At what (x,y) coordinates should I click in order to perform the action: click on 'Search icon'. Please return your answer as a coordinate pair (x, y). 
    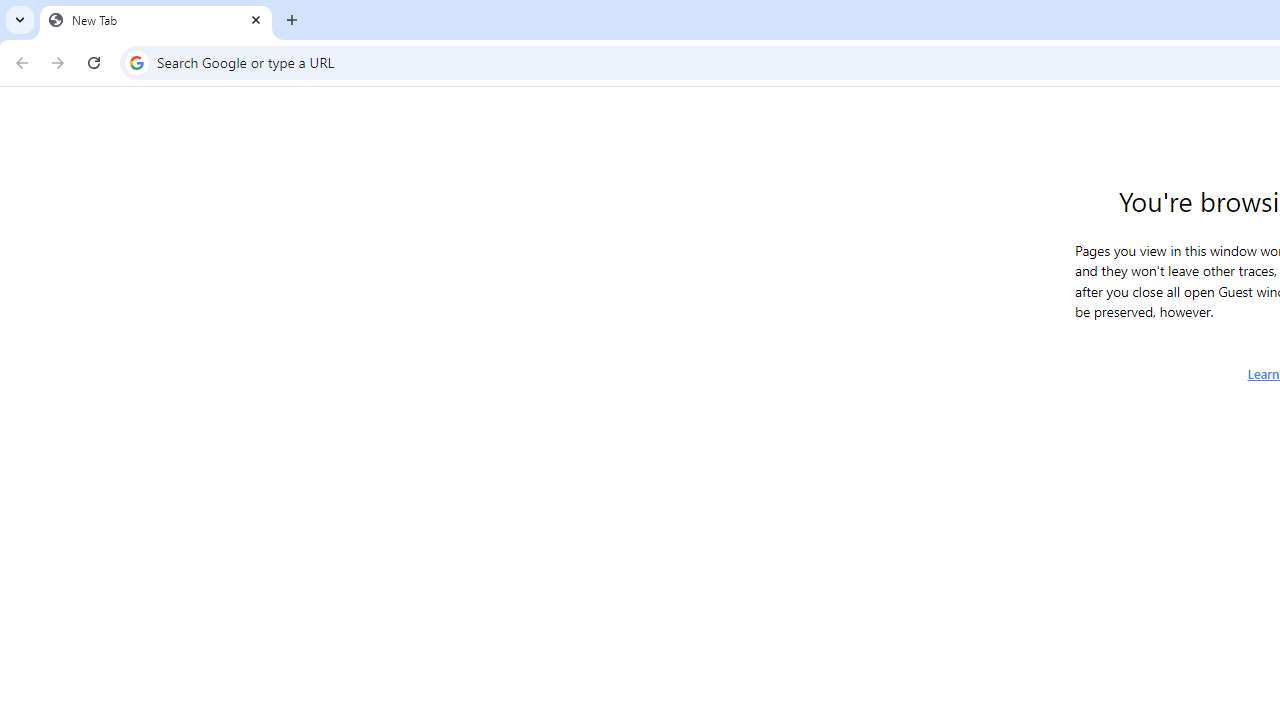
    Looking at the image, I should click on (135, 61).